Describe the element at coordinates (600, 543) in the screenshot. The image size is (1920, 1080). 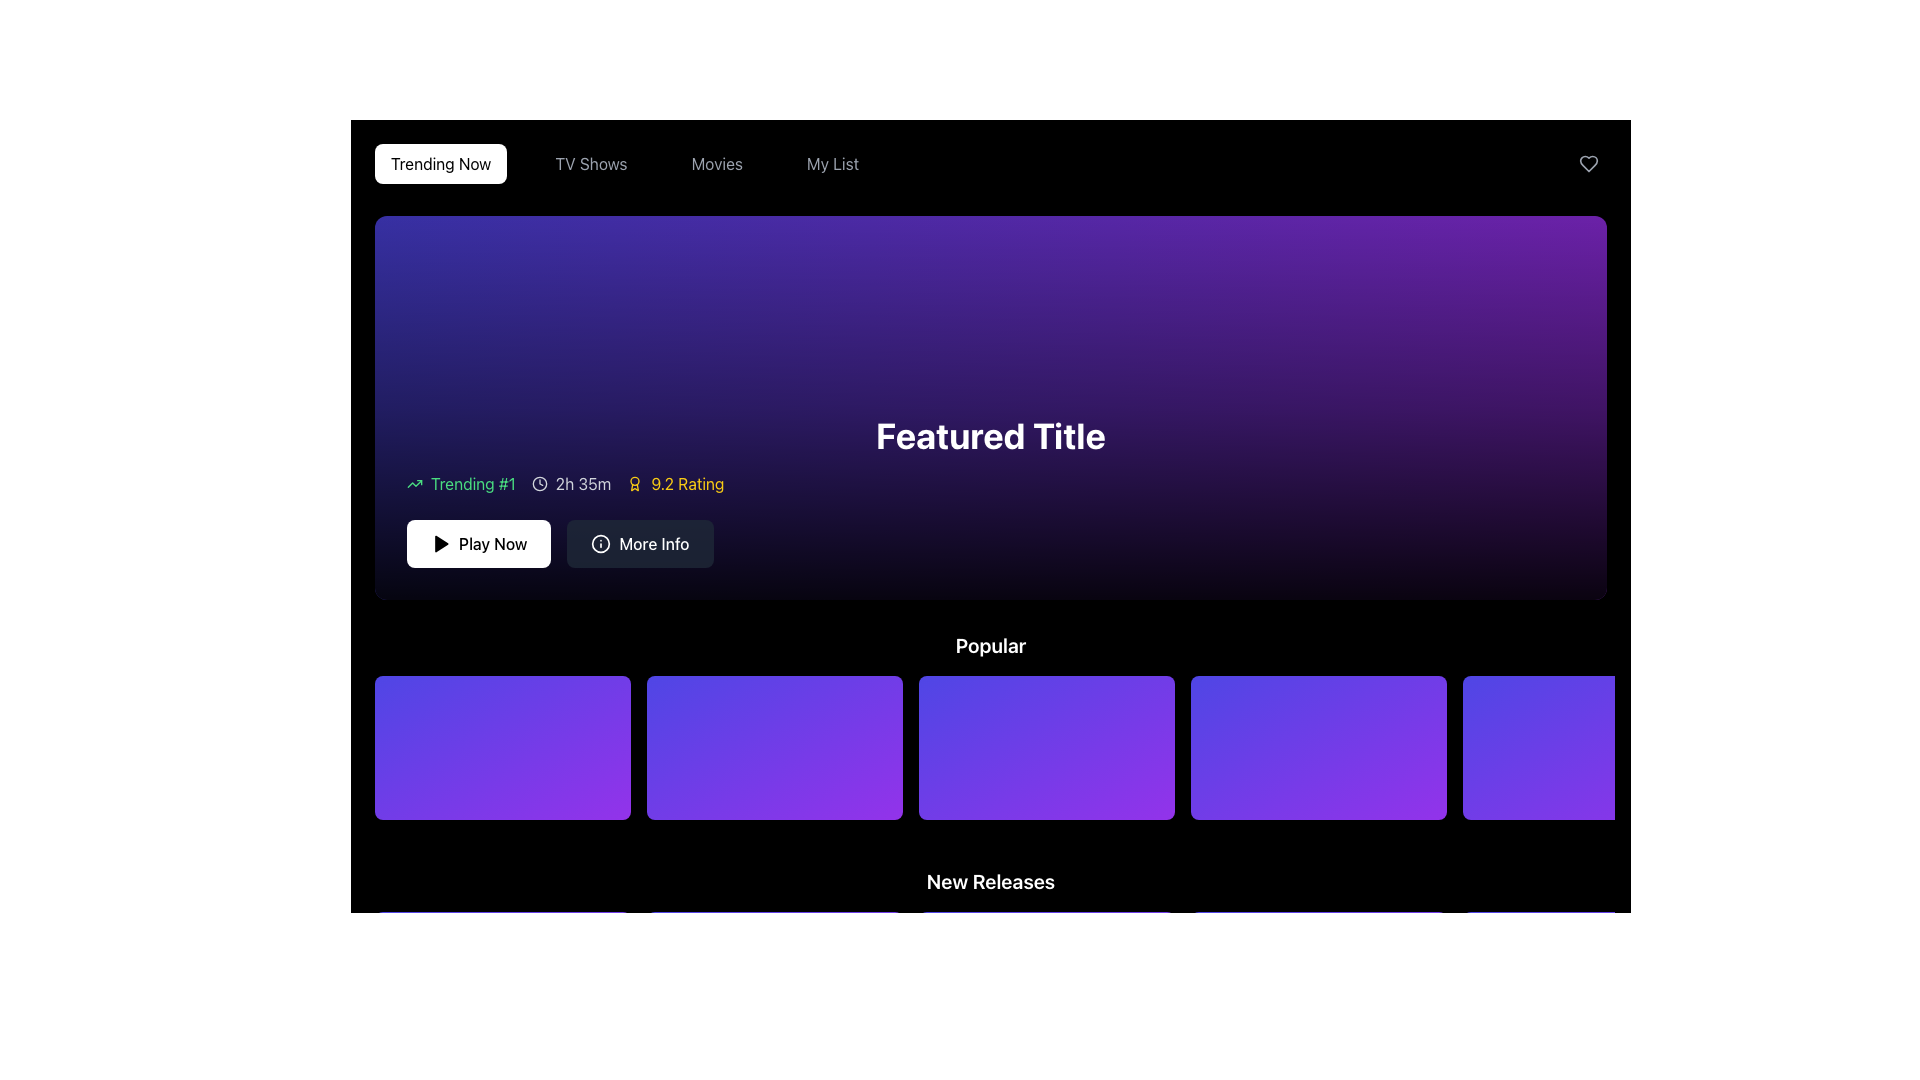
I see `the SVG-based icon located to the left of the 'More Info' button, which provides additional information, positioned below the 'Play Now' button` at that location.